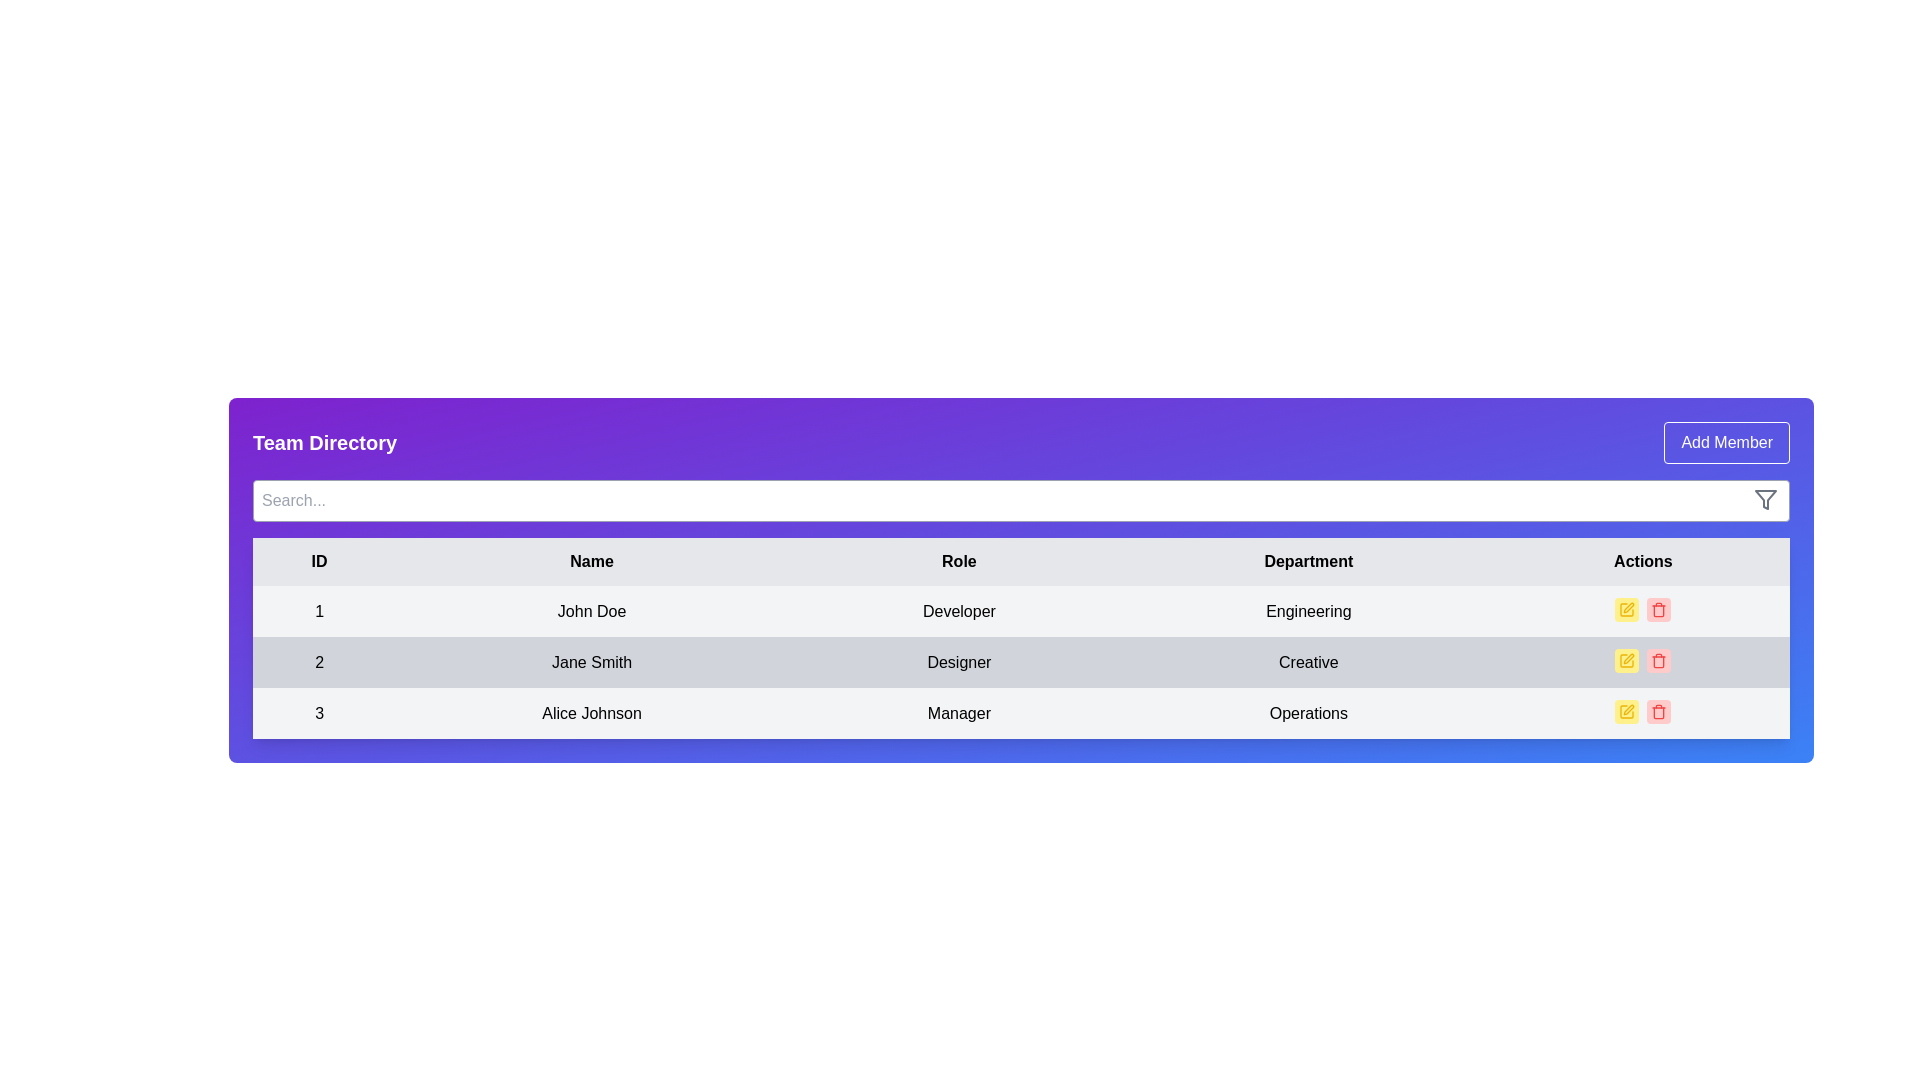 The image size is (1920, 1080). I want to click on text label displaying 'Designer' in the third column of the second row of the table, so click(958, 662).